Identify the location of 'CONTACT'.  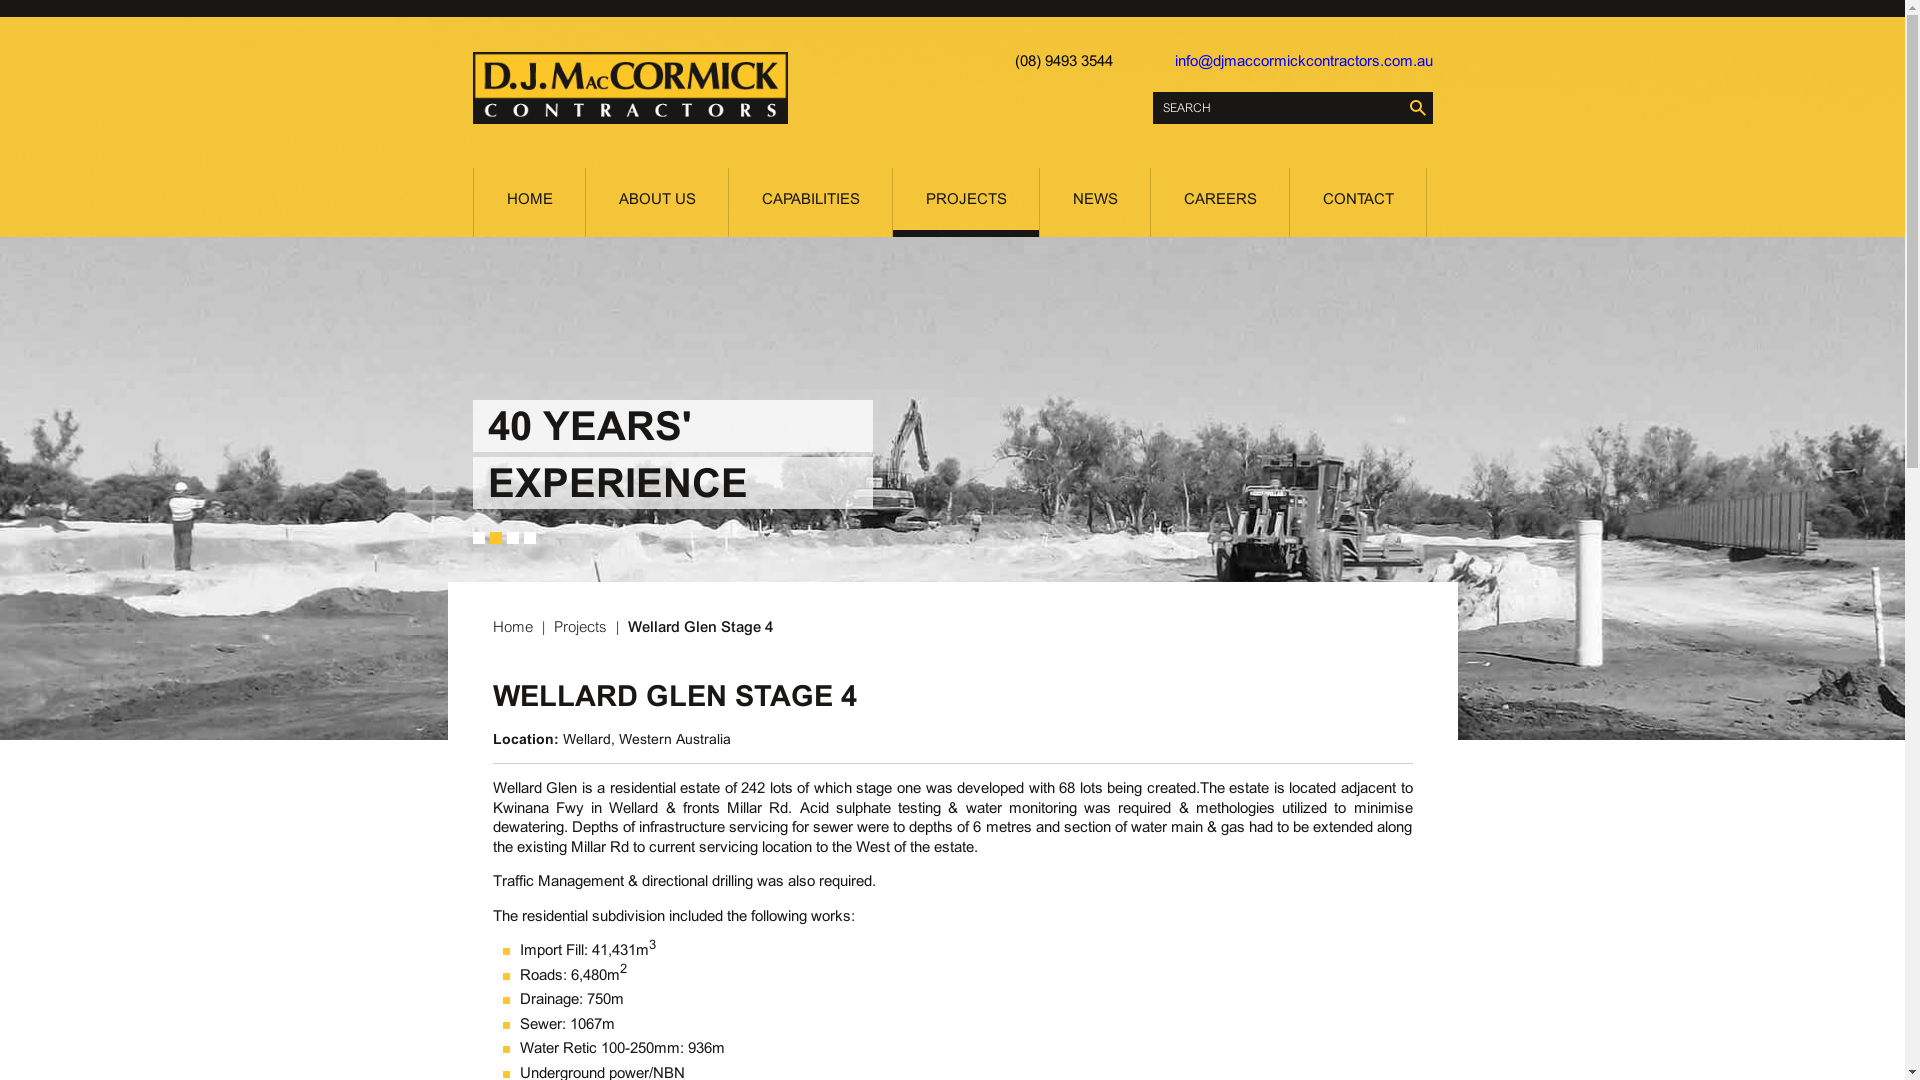
(1358, 202).